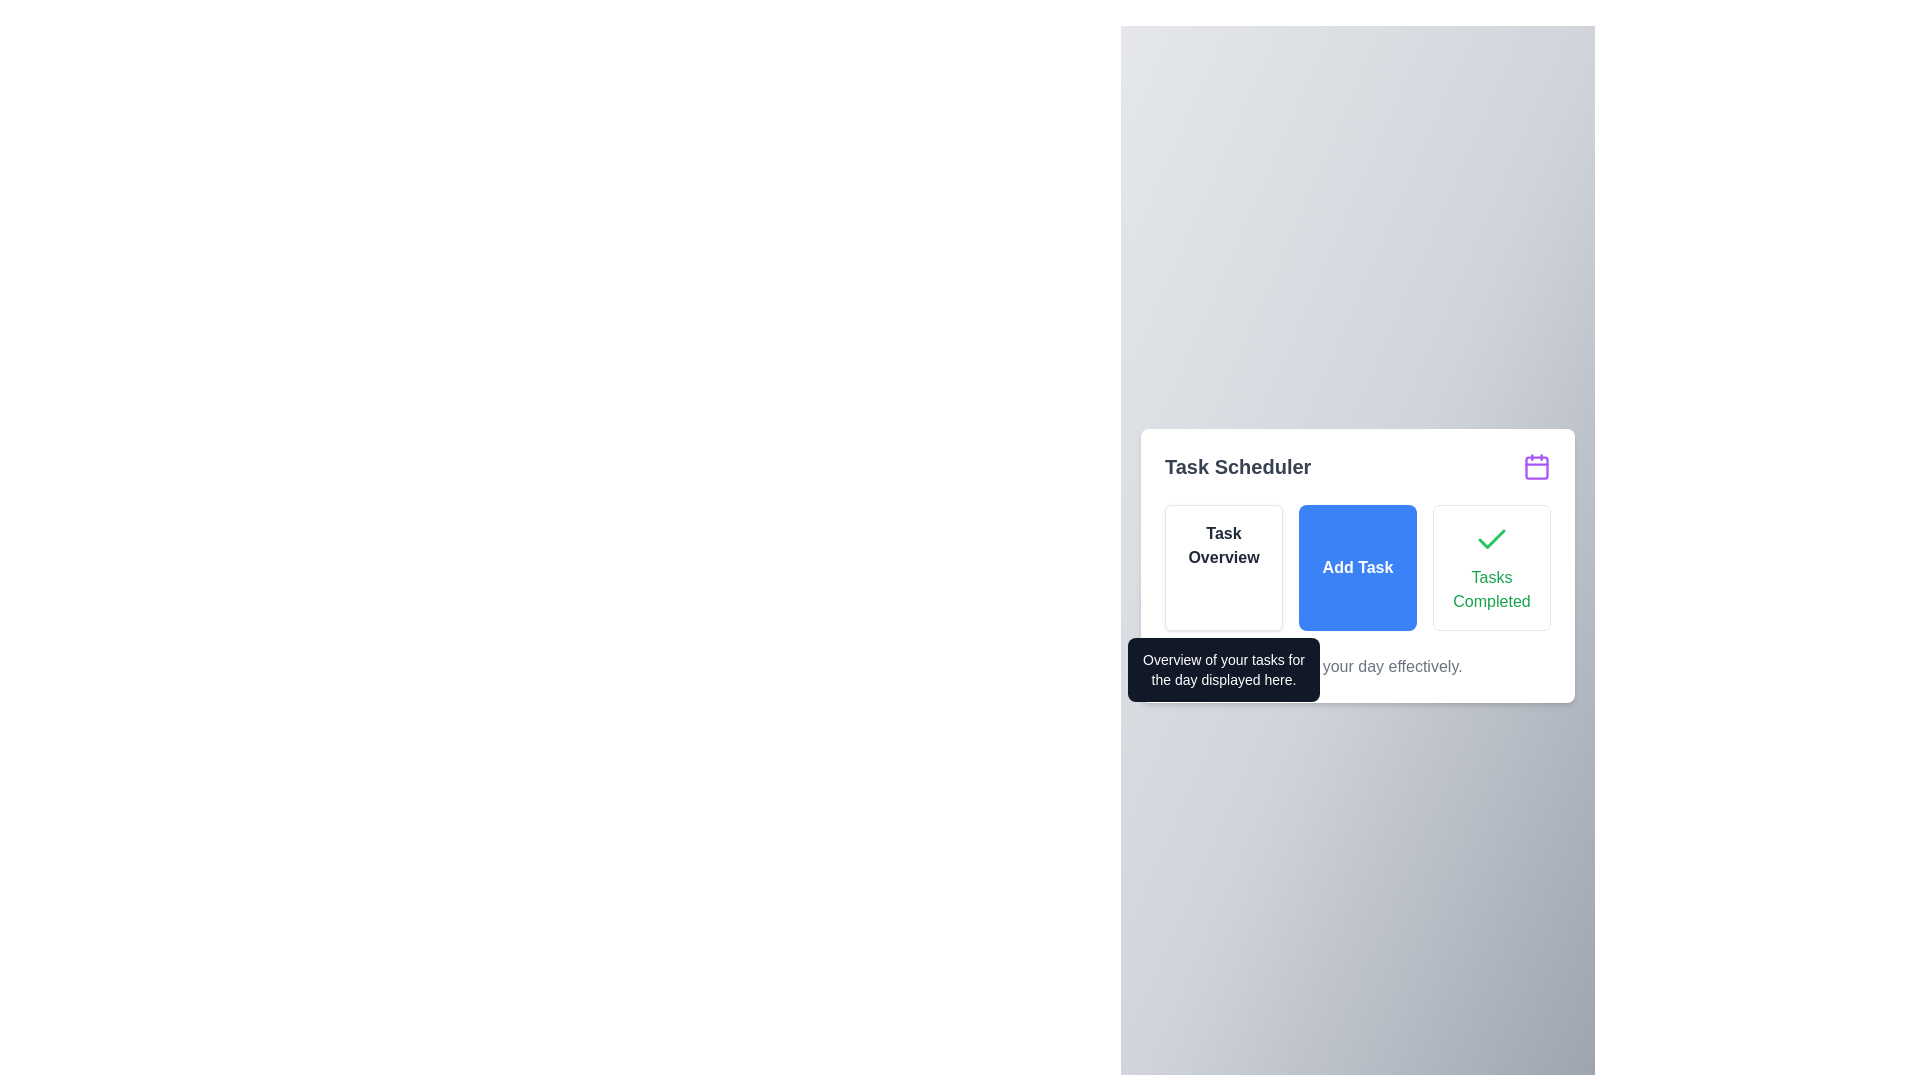 The height and width of the screenshot is (1080, 1920). What do you see at coordinates (1223, 670) in the screenshot?
I see `text displayed in the tooltip with dark background and white text reading 'Overview of your tasks for the day displayed here.' located below the 'Task Overview' section in the 'Task Scheduler' panel` at bounding box center [1223, 670].